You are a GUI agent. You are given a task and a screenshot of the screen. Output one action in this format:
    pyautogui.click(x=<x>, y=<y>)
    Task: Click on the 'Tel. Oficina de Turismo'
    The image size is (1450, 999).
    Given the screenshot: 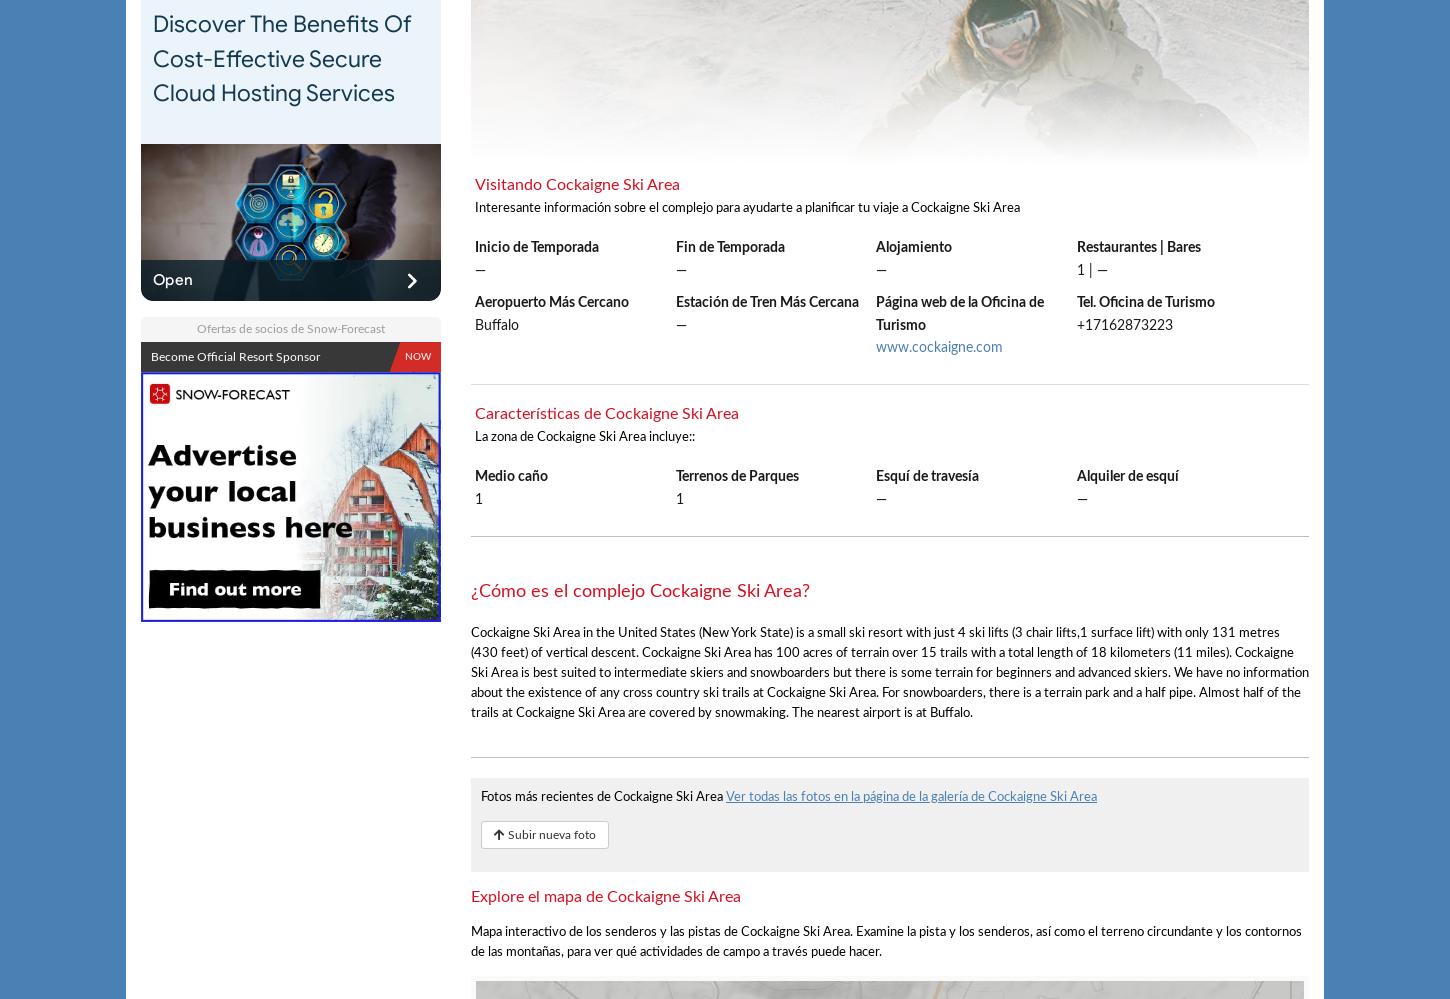 What is the action you would take?
    pyautogui.click(x=1144, y=301)
    